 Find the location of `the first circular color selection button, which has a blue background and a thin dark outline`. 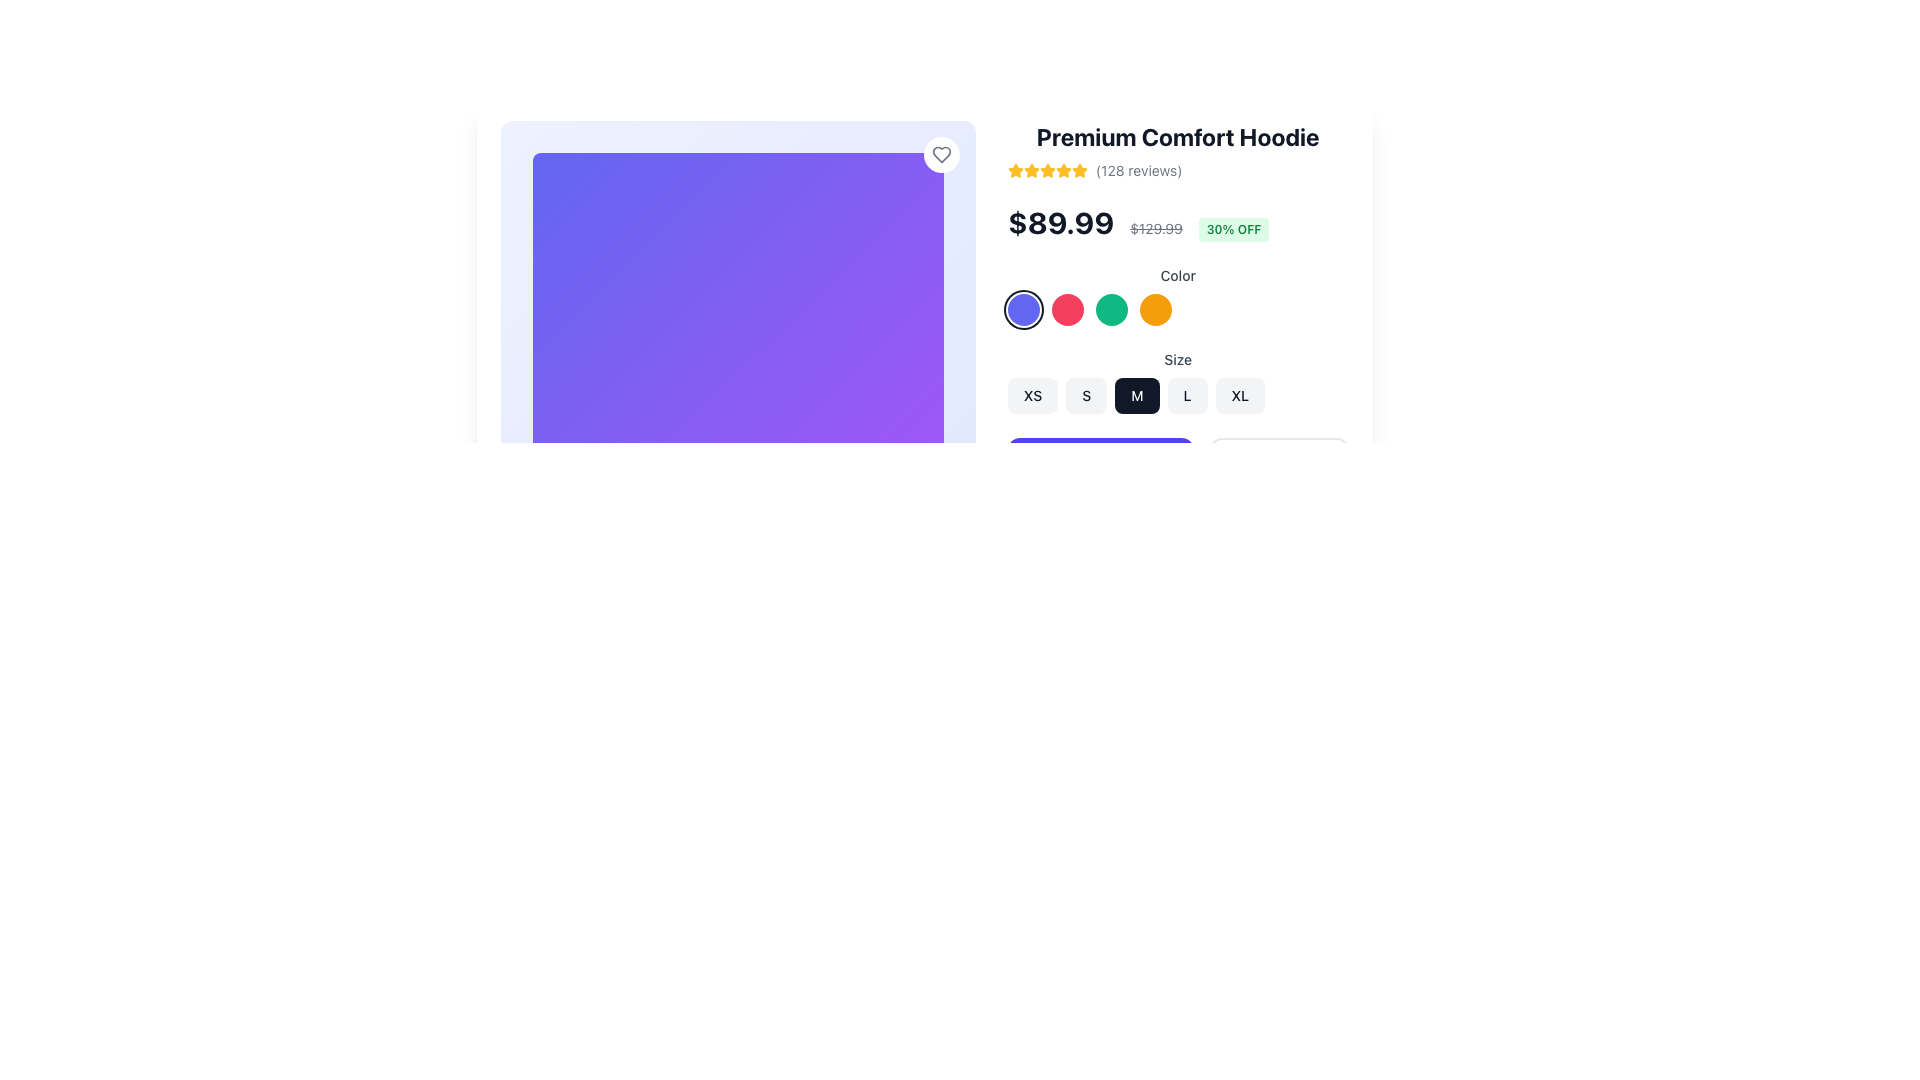

the first circular color selection button, which has a blue background and a thin dark outline is located at coordinates (1023, 309).